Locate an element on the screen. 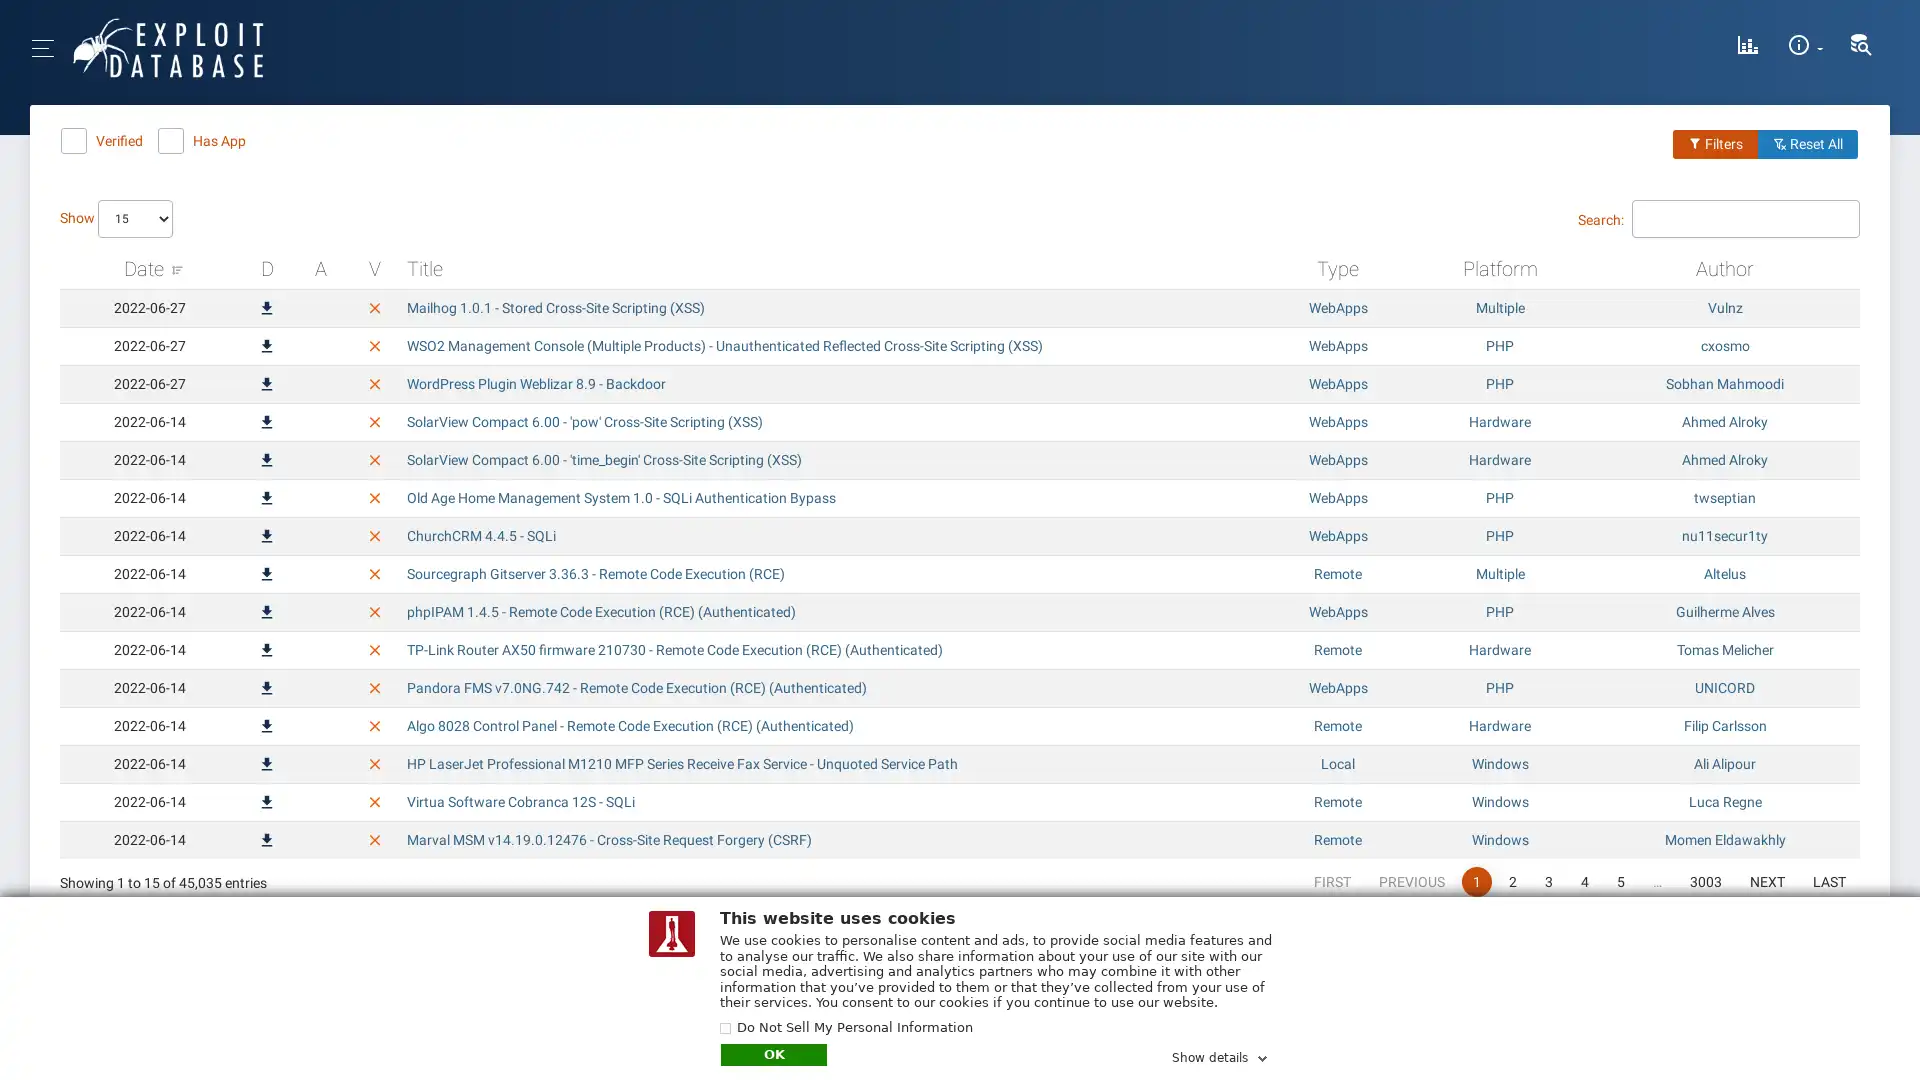 The width and height of the screenshot is (1920, 1080). Reset All is located at coordinates (1808, 142).